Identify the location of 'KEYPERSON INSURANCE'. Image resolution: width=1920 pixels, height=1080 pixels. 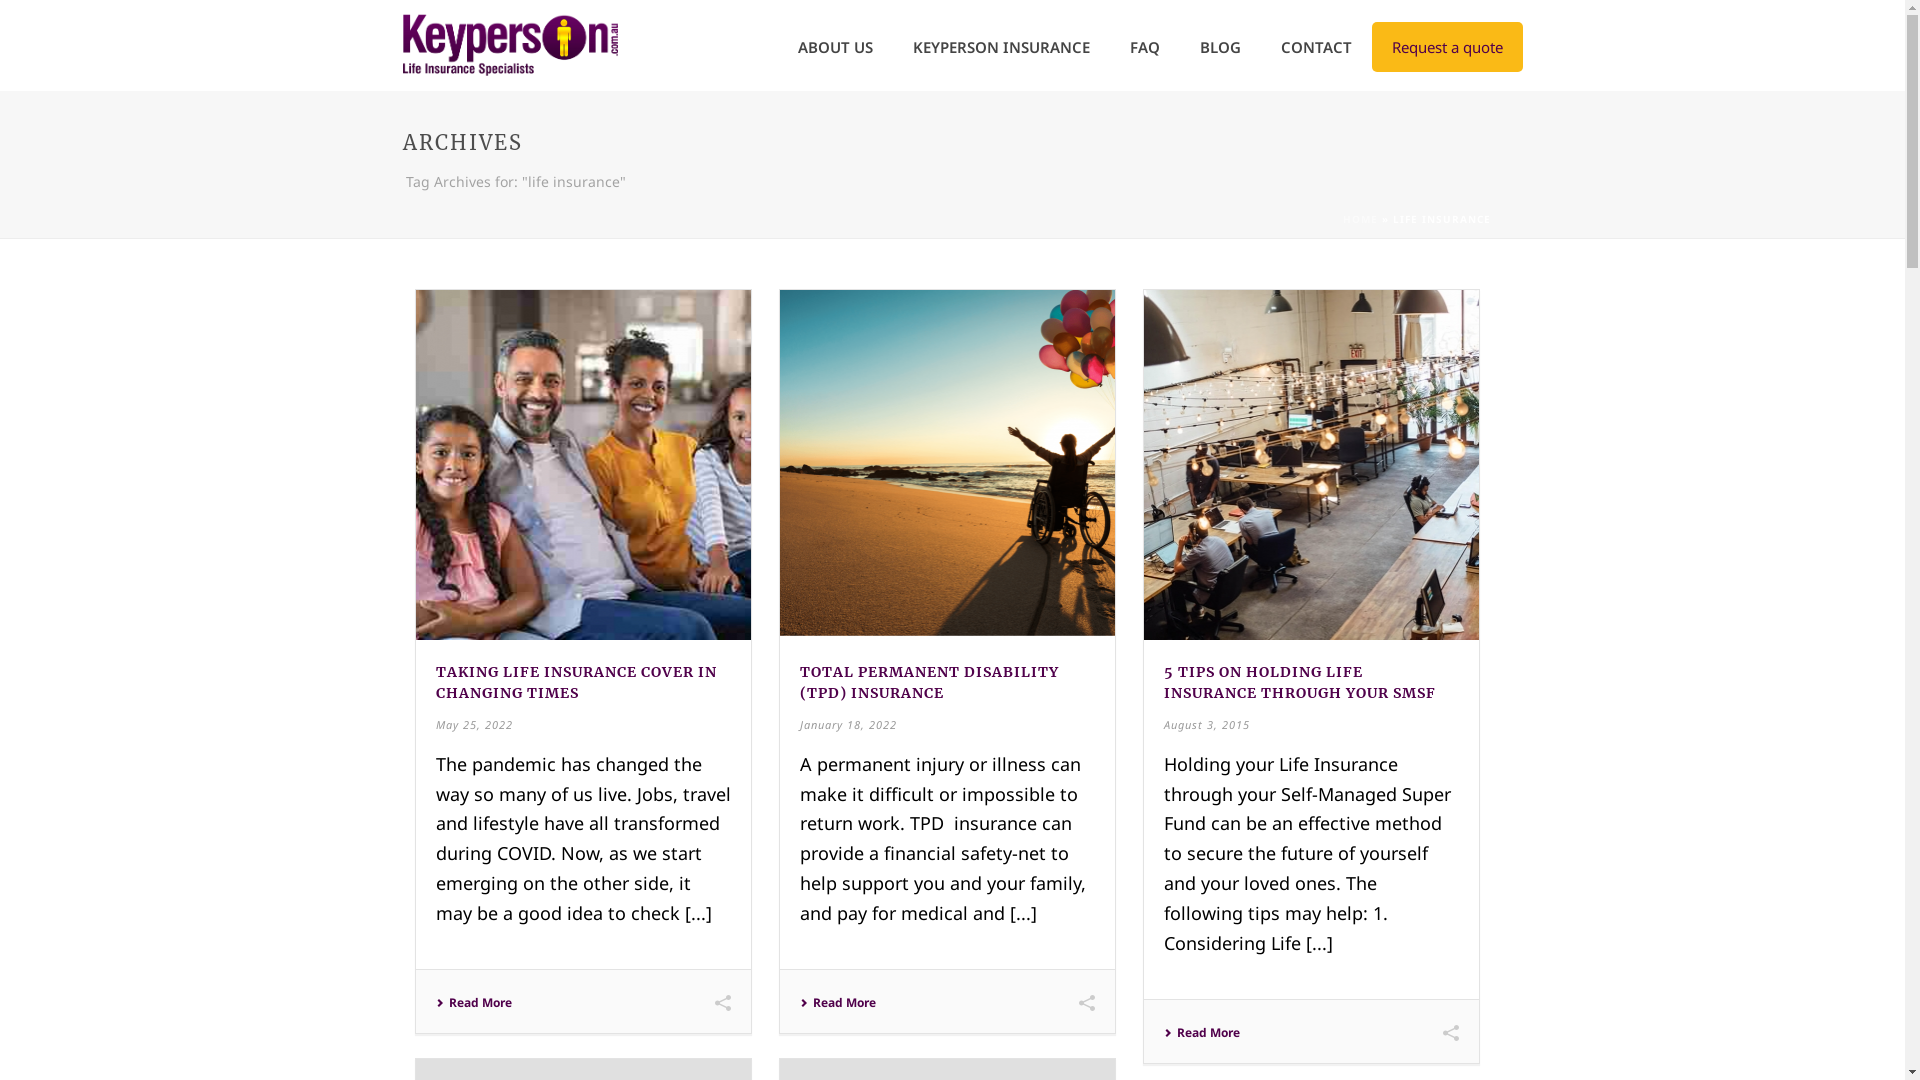
(891, 45).